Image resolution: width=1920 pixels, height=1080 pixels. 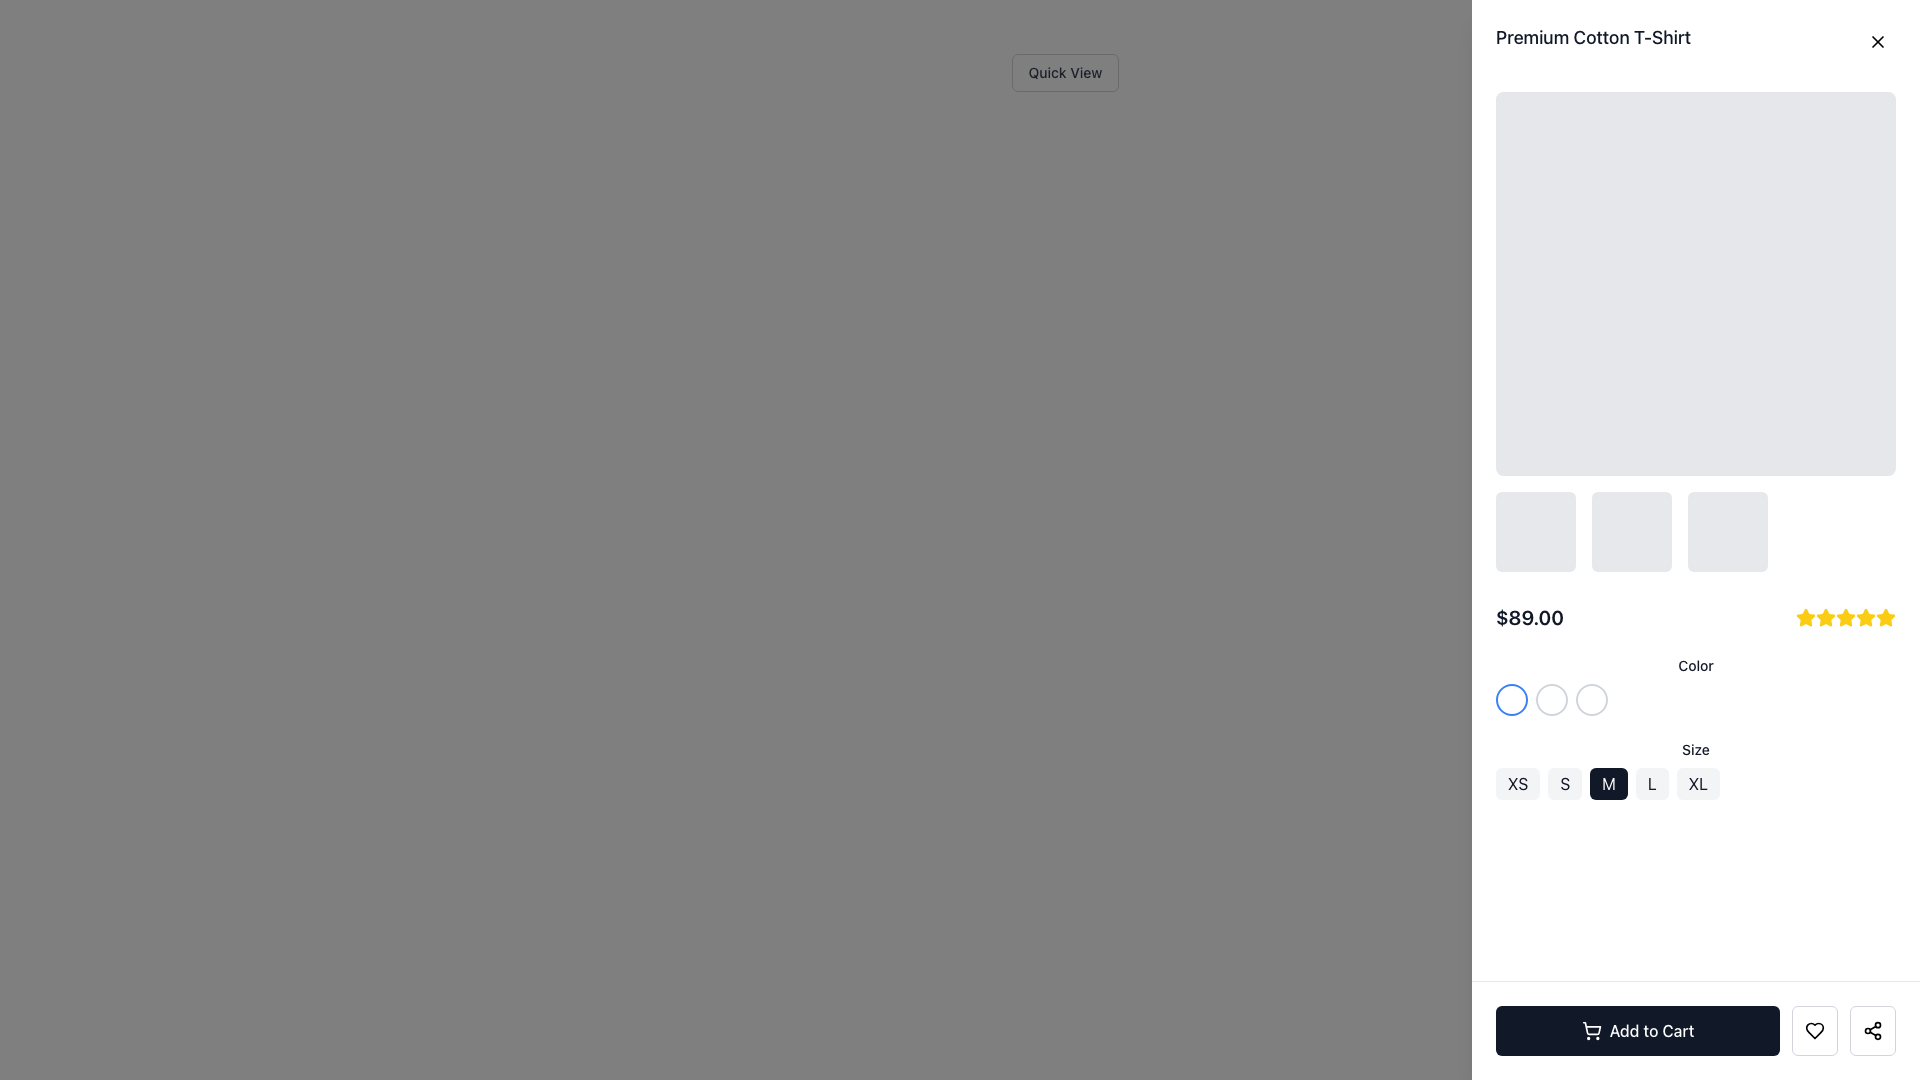 What do you see at coordinates (1694, 284) in the screenshot?
I see `the light gray square image placeholder with rounded corners located in the top right panel of the interface` at bounding box center [1694, 284].